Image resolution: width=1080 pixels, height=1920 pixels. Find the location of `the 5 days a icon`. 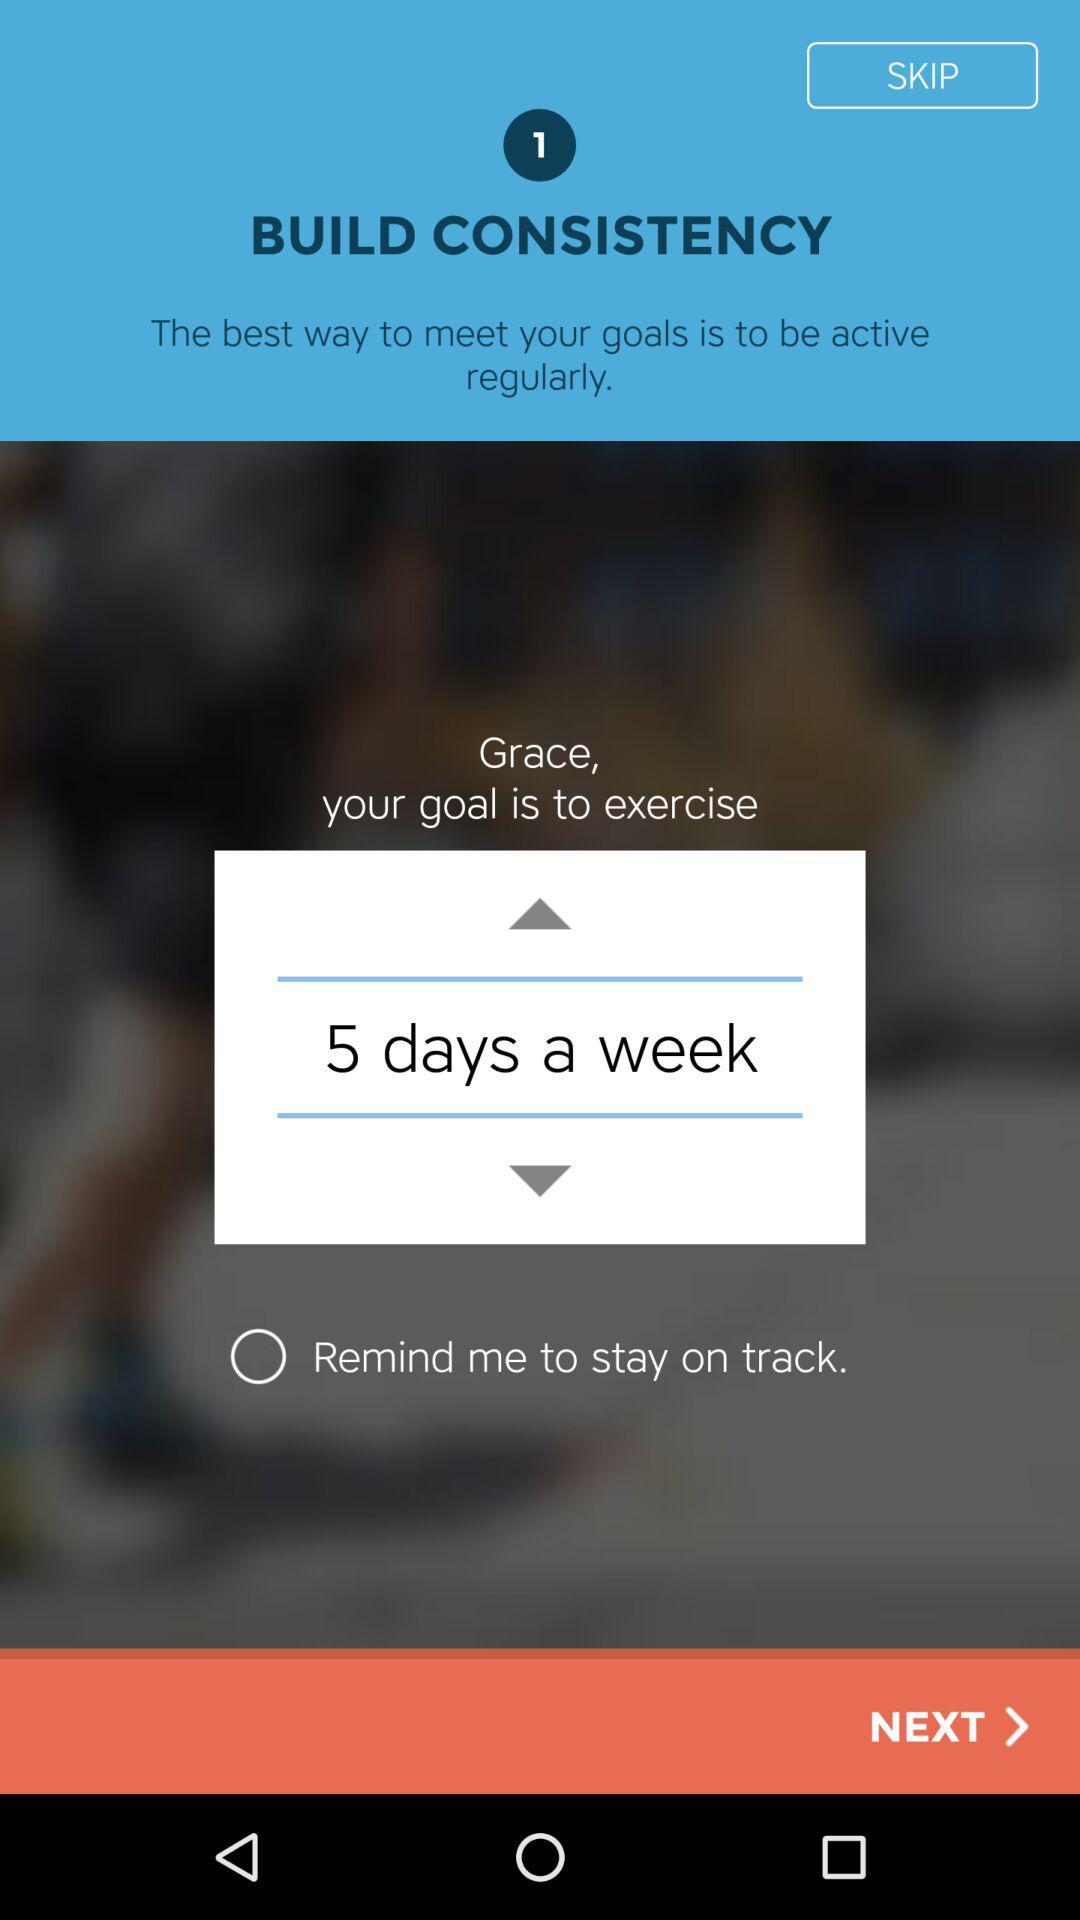

the 5 days a icon is located at coordinates (540, 1046).